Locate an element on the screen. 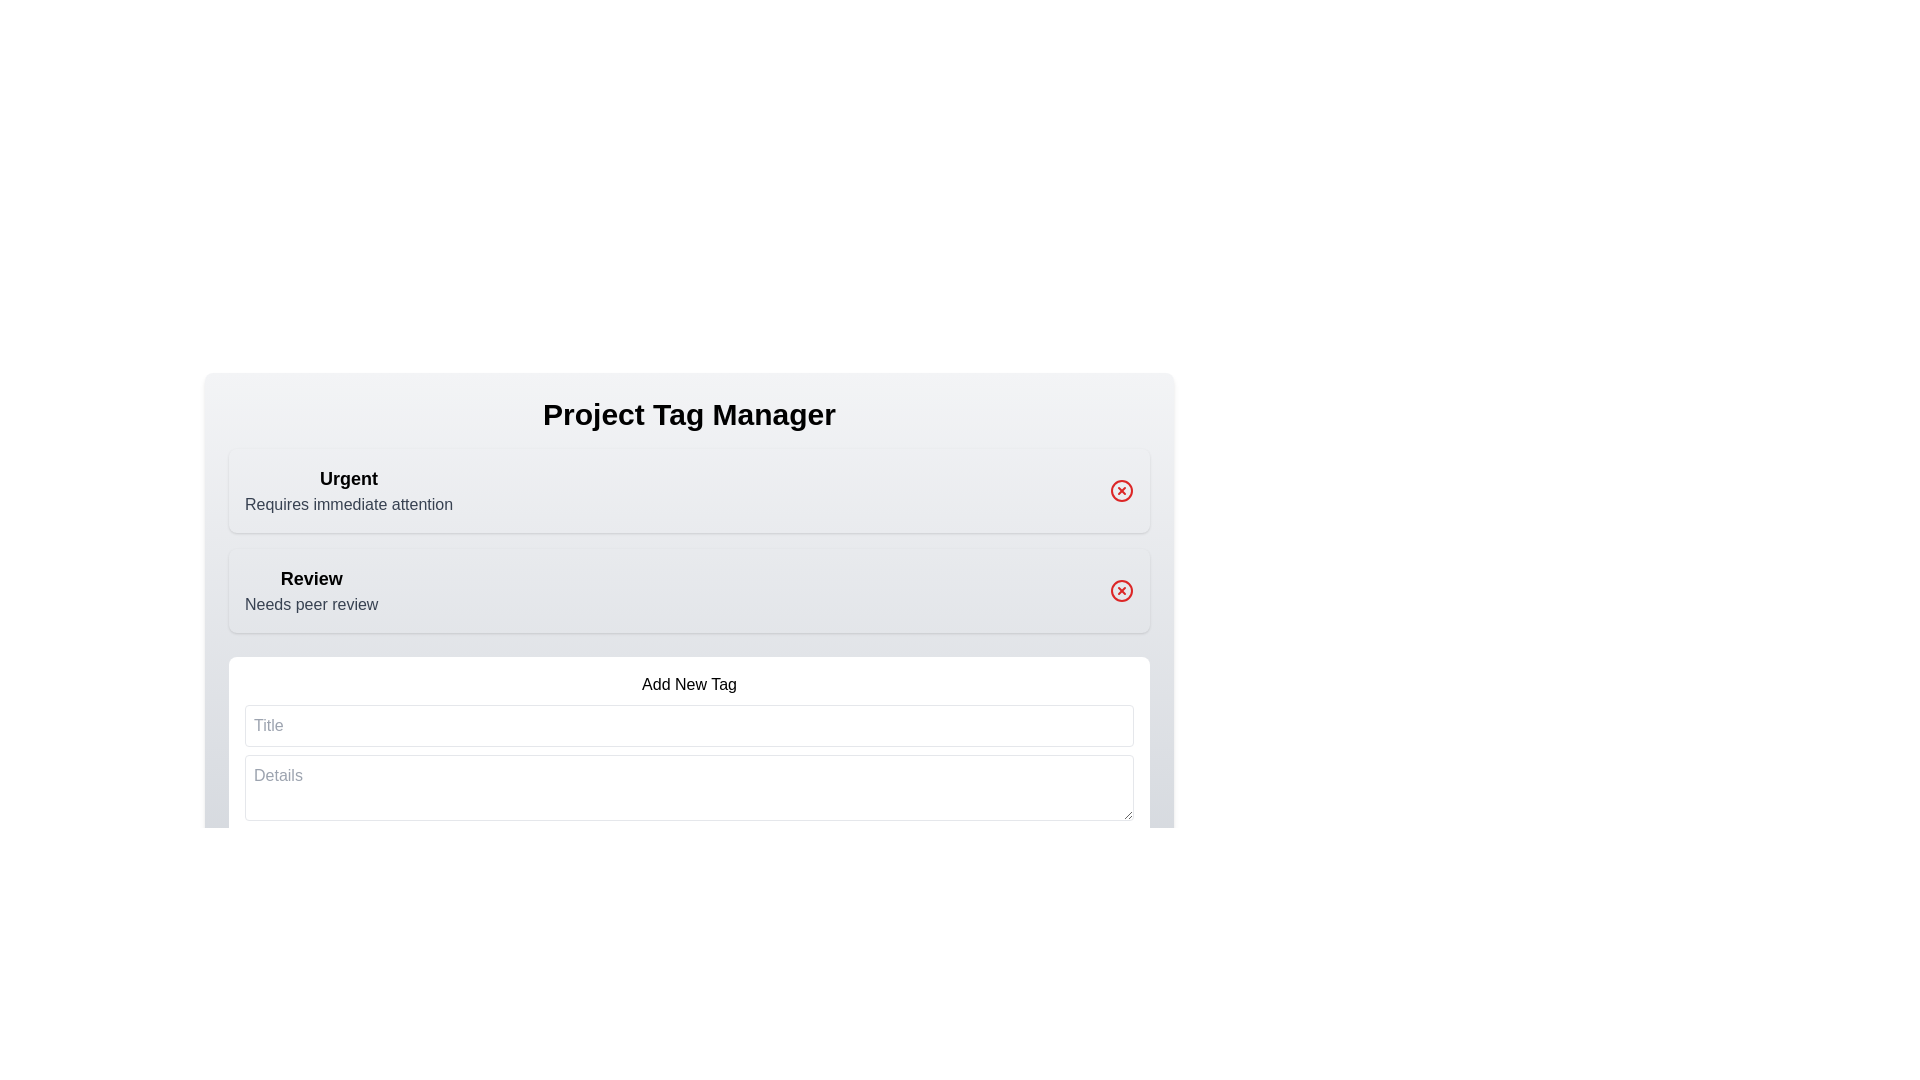  the delete button located on the far right of the 'Review' section, aligned with the text 'Needs peer review' is located at coordinates (1122, 589).